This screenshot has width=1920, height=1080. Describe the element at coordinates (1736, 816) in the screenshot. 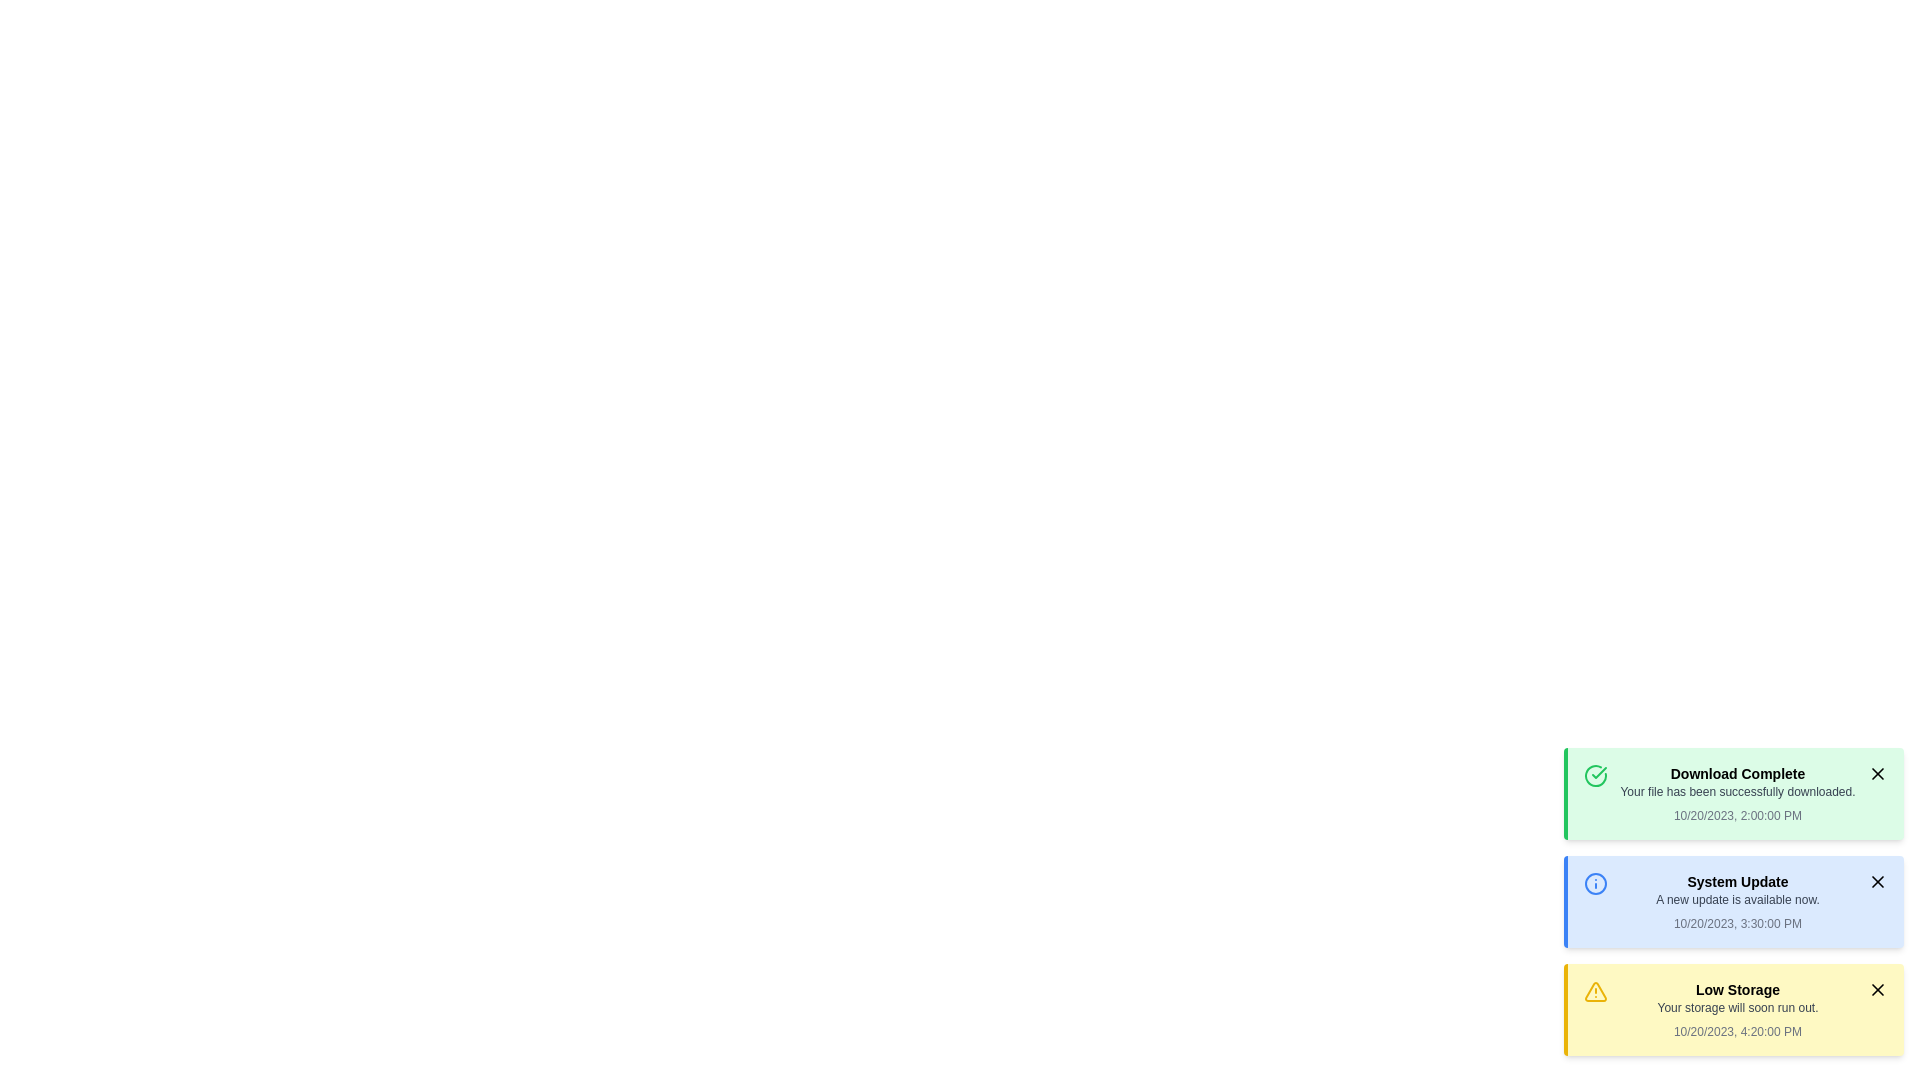

I see `timestamp displayed in the notification box labeled 'Download Complete', located at the center of the text label below the message 'Your file has been successfully downloaded'` at that location.